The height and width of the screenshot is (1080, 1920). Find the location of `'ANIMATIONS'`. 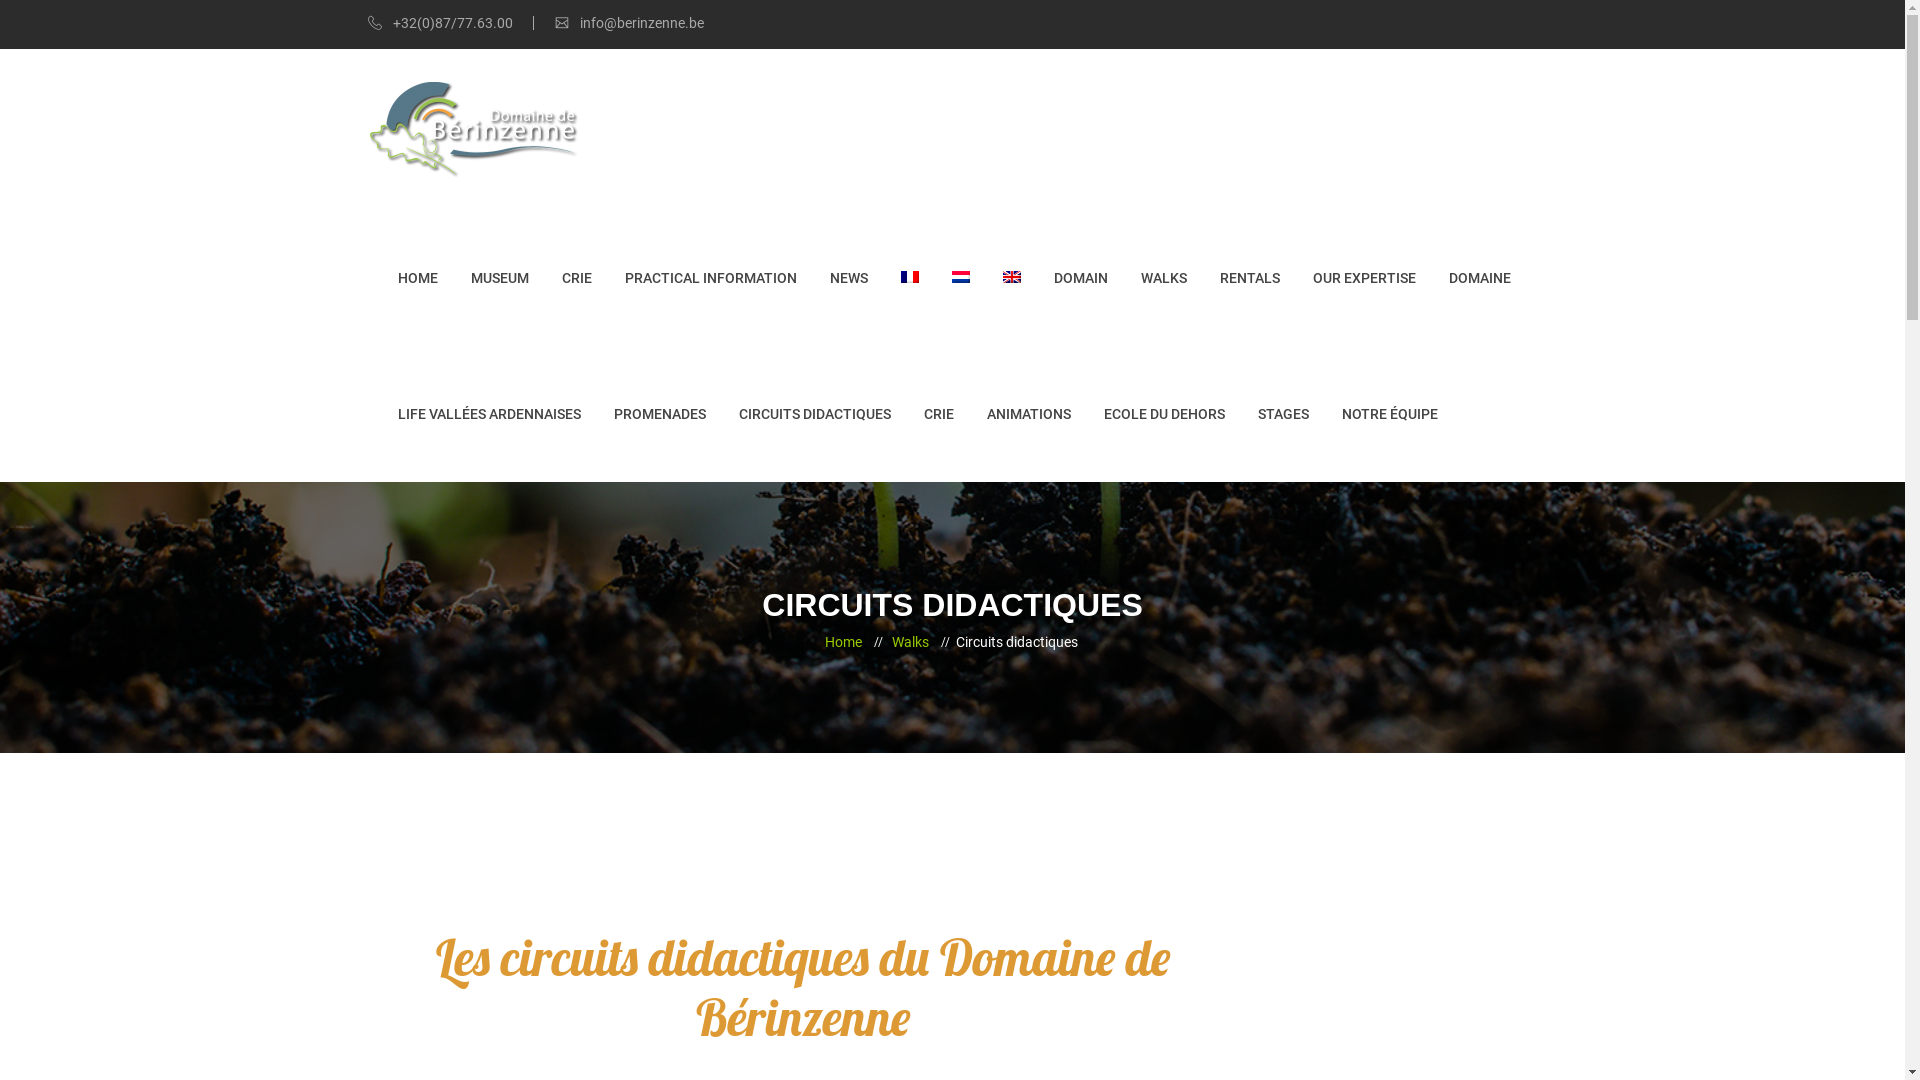

'ANIMATIONS' is located at coordinates (985, 412).